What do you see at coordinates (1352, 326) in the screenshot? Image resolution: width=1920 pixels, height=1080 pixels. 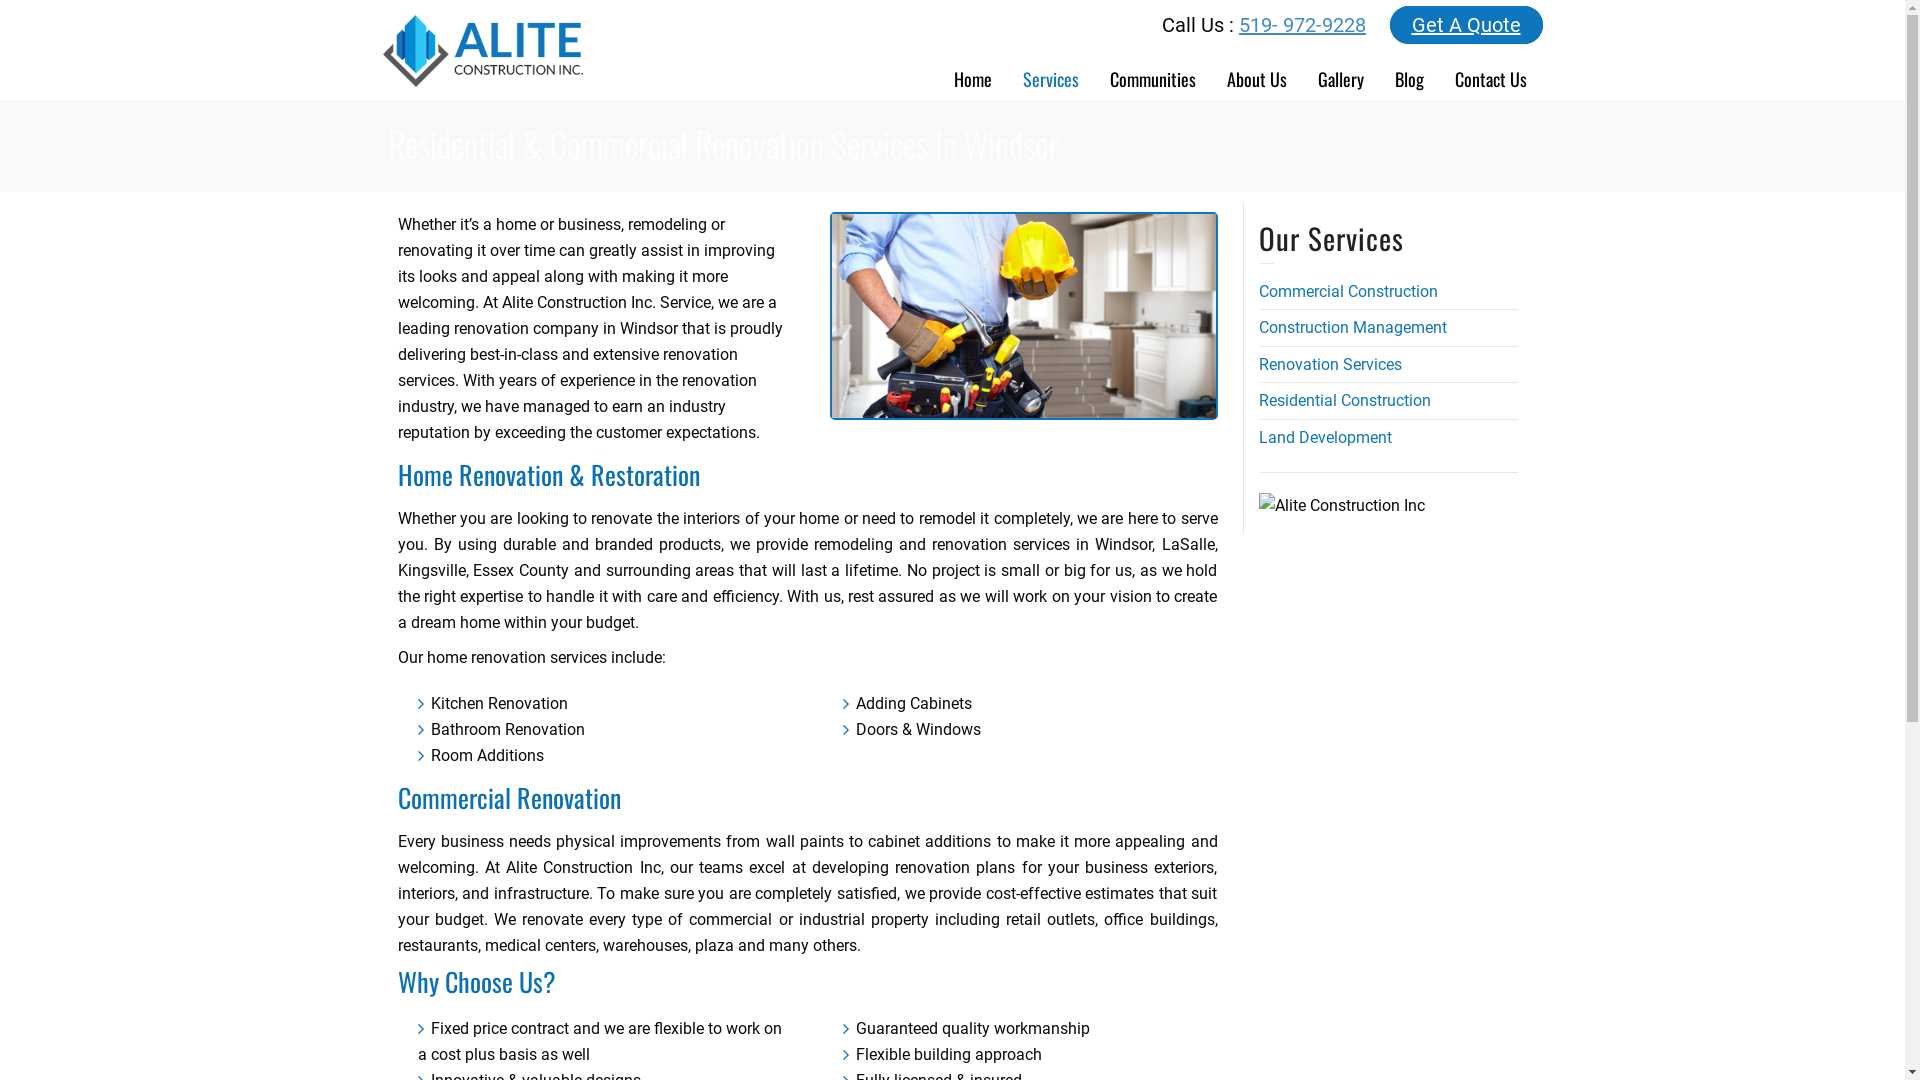 I see `'Construction Management'` at bounding box center [1352, 326].